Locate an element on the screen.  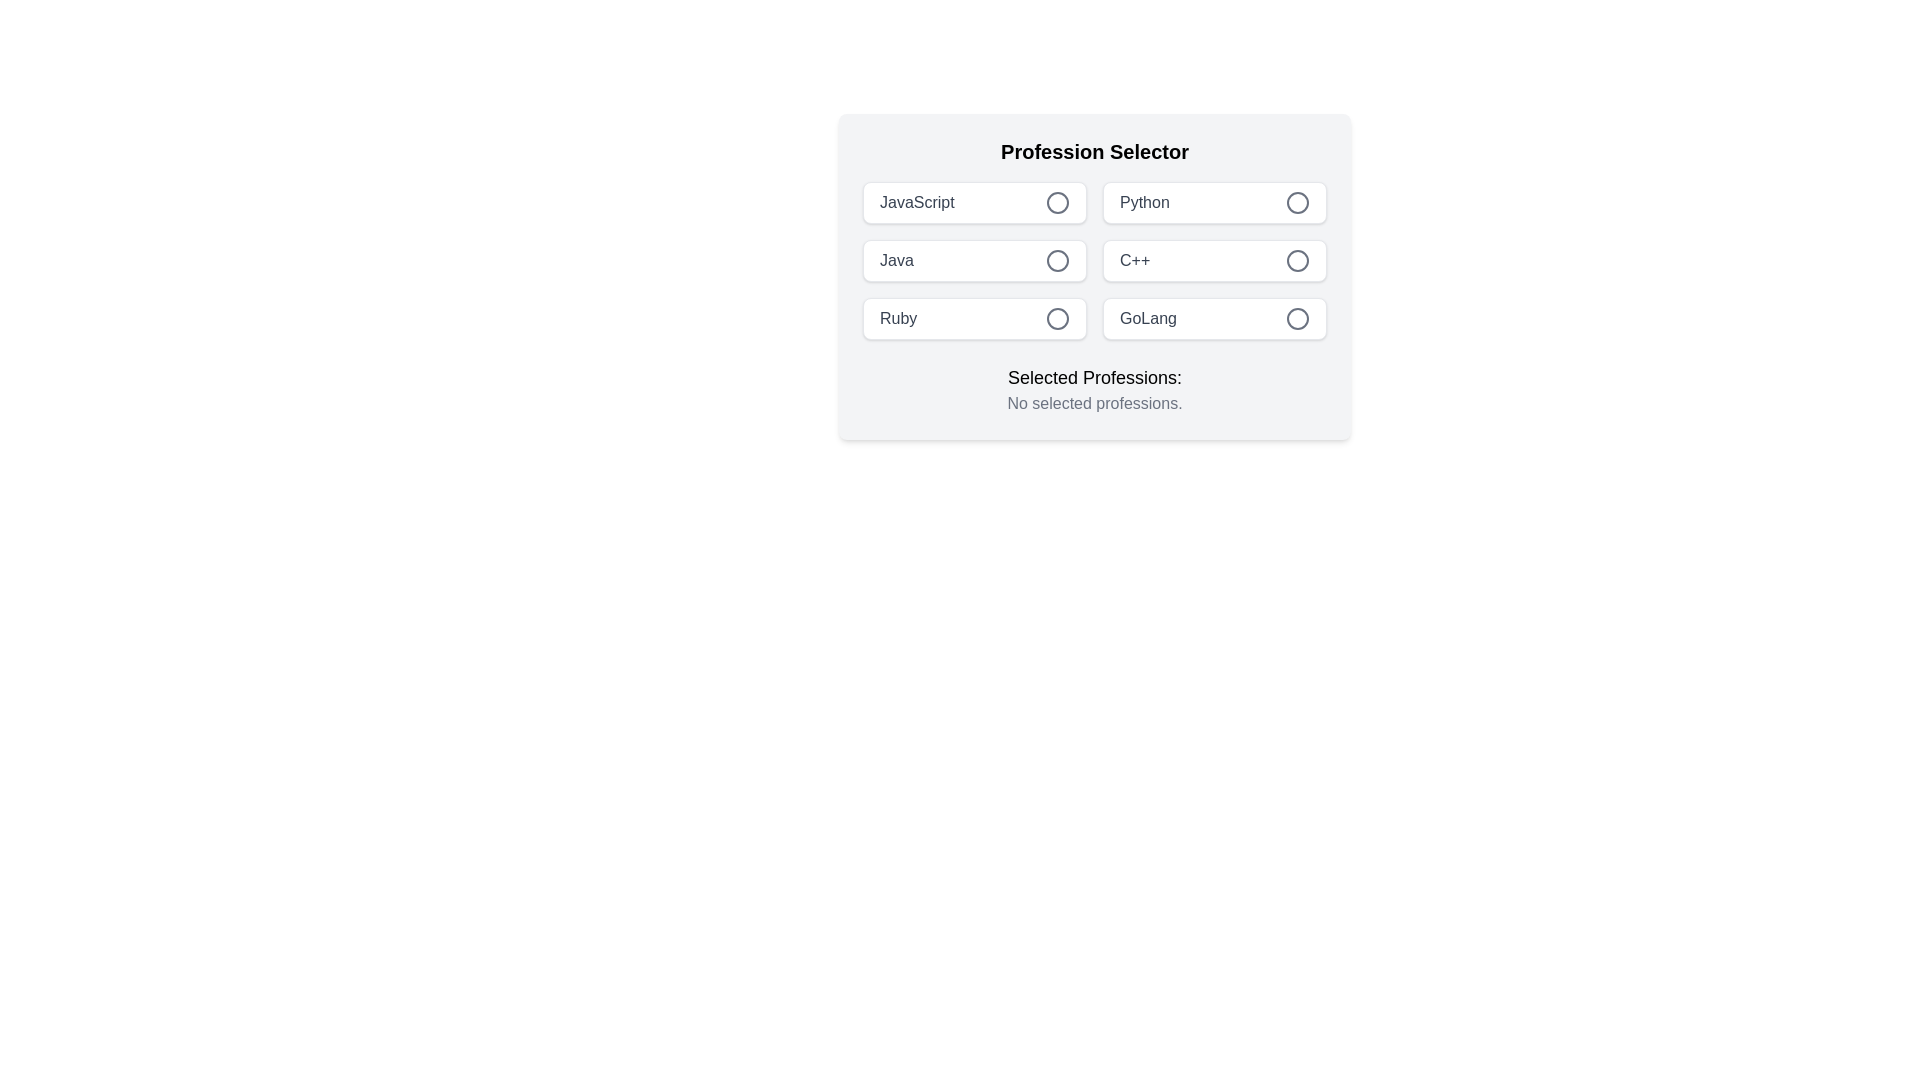
the 'Python' radio button in the profession selector component is located at coordinates (1213, 203).